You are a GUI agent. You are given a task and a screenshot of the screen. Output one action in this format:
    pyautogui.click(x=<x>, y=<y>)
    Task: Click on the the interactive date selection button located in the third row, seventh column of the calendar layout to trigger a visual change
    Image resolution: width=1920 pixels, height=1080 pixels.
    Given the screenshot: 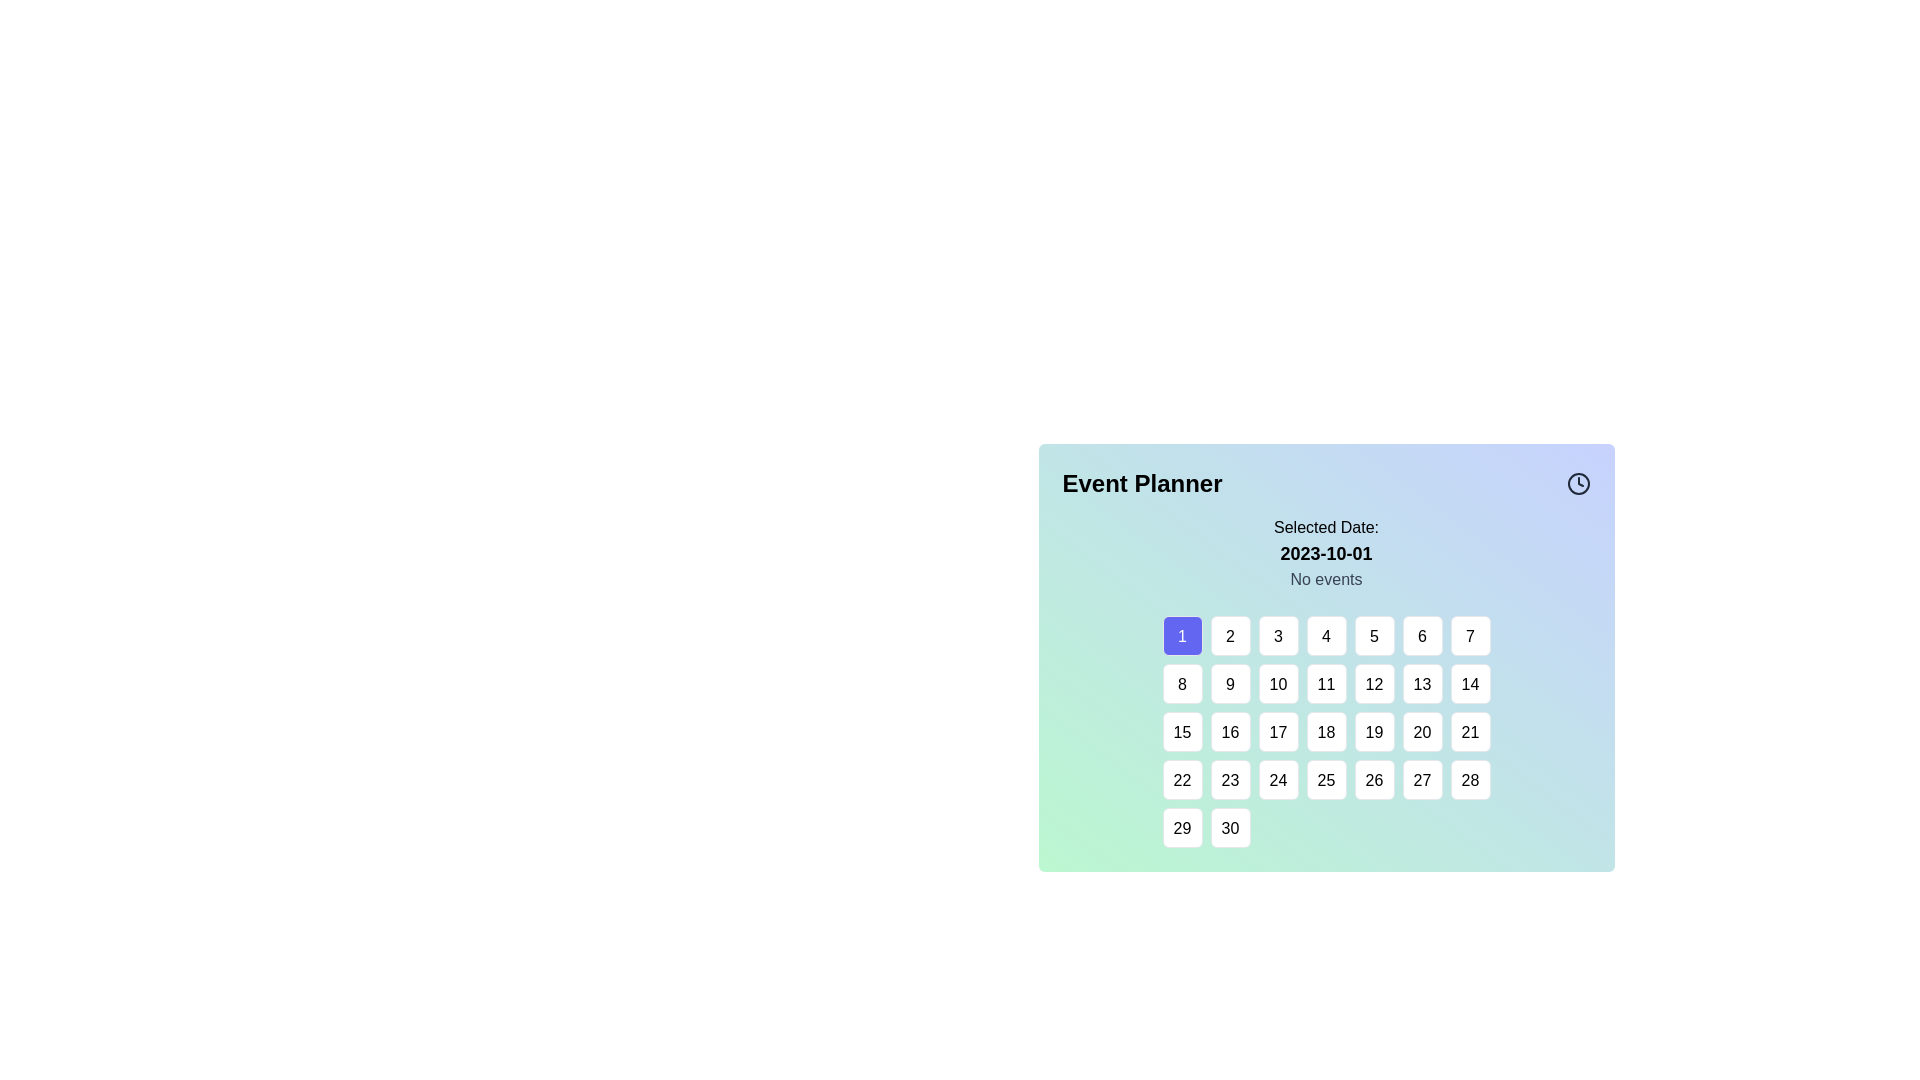 What is the action you would take?
    pyautogui.click(x=1470, y=682)
    